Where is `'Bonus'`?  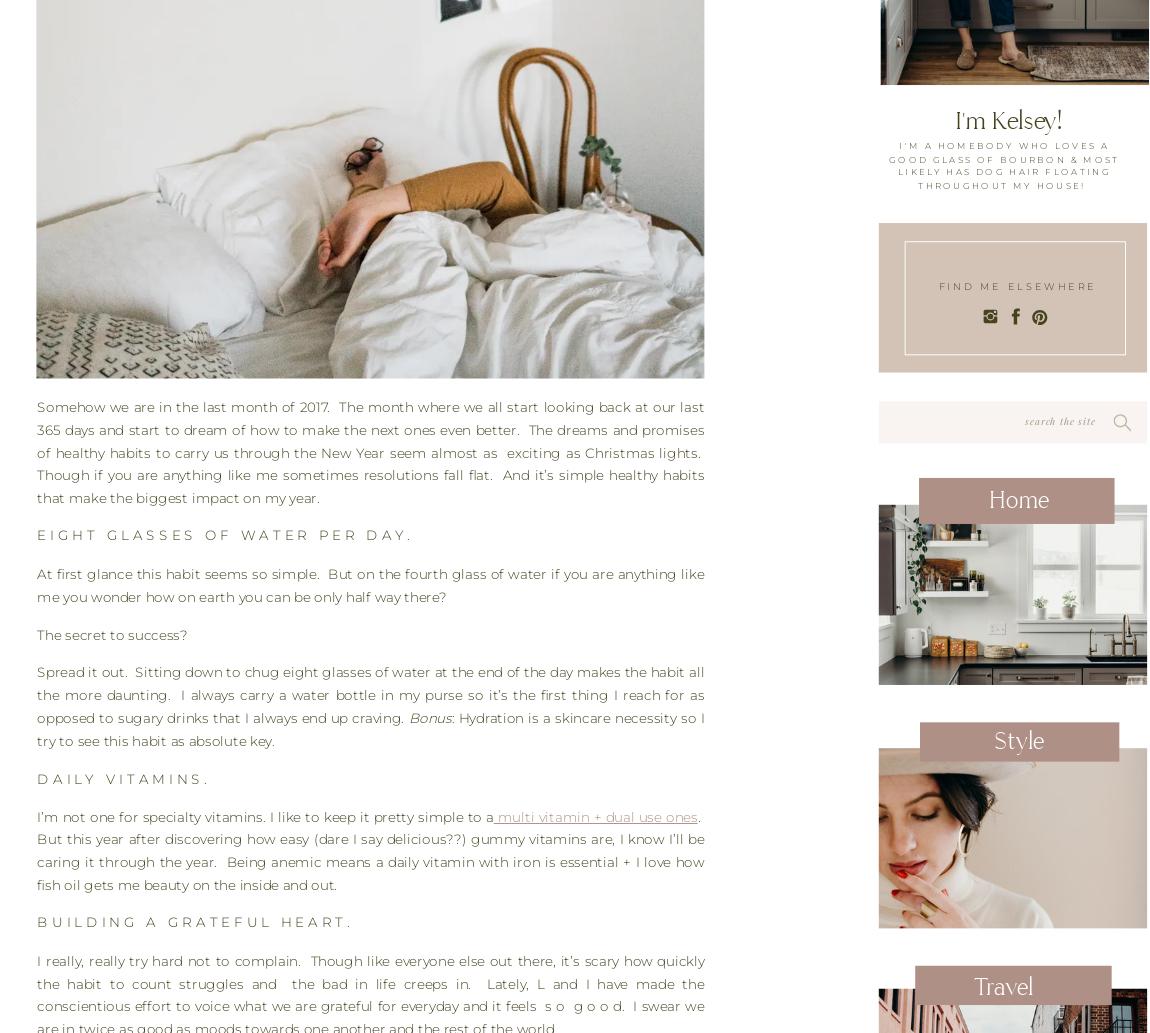
'Bonus' is located at coordinates (408, 718).